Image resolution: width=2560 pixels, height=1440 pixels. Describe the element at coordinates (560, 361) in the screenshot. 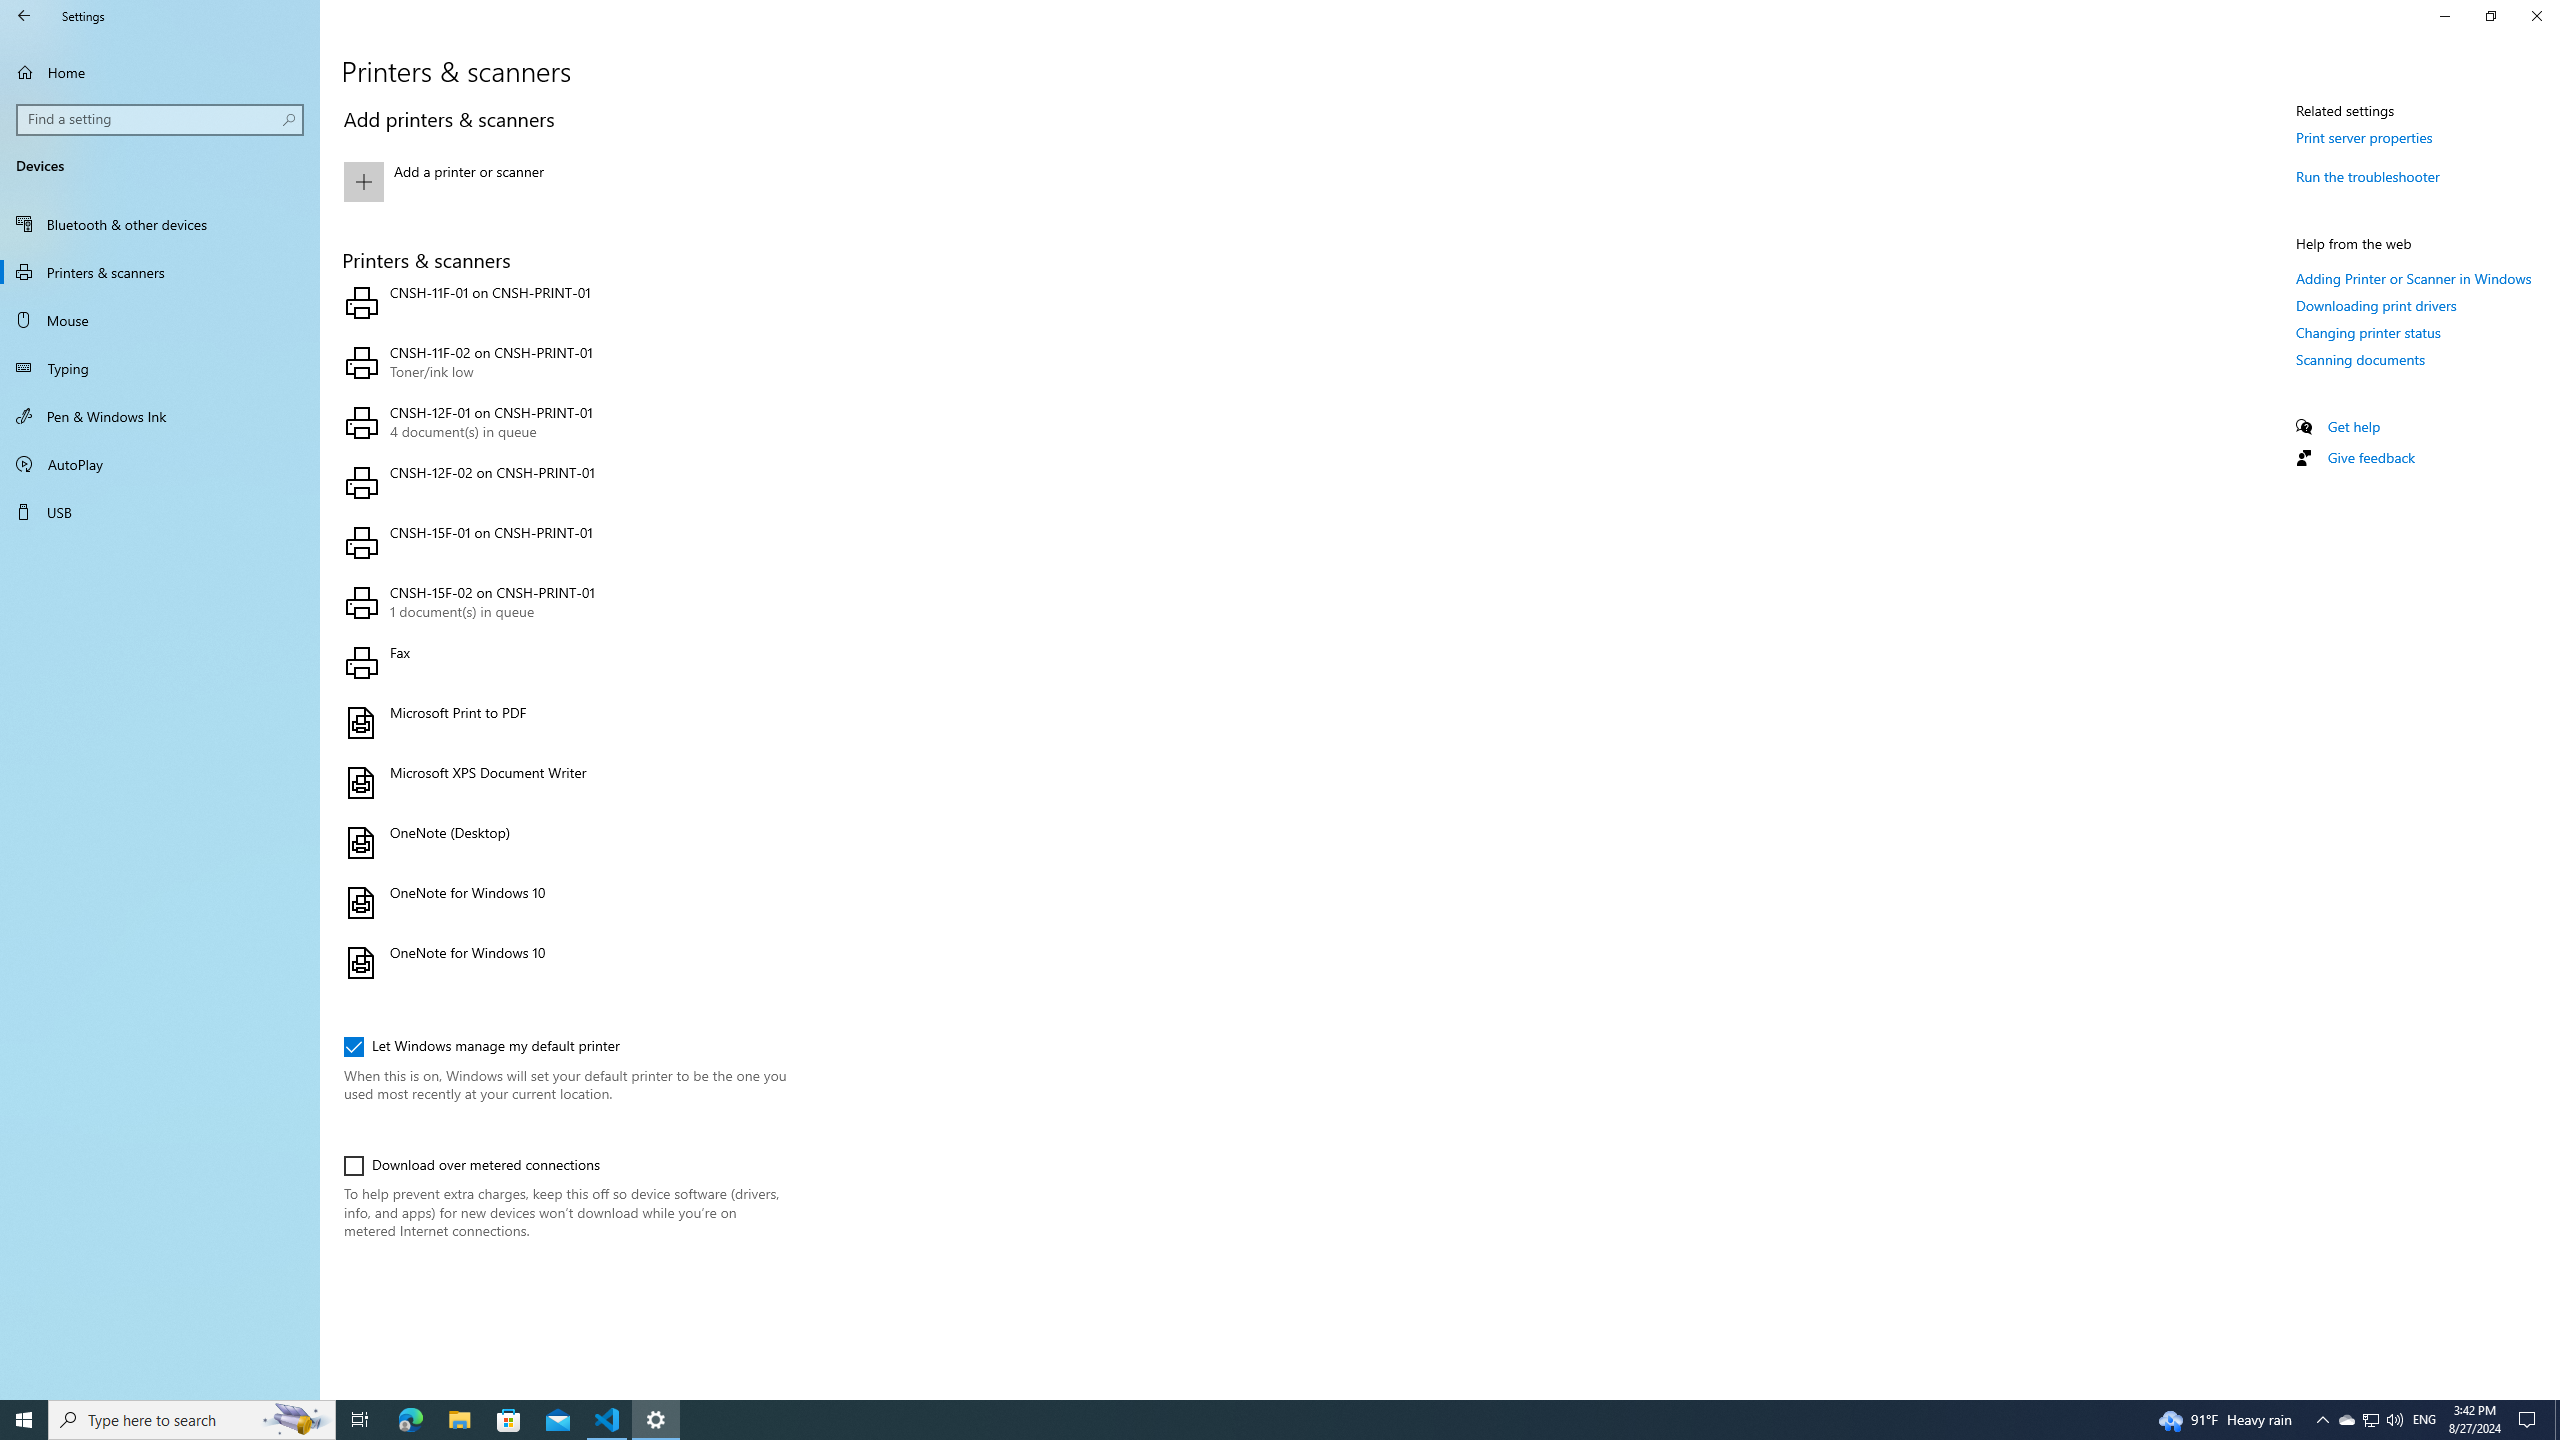

I see `'CNSH-11F-02 on CNSH-PRINT-01 Toner/ink low'` at that location.